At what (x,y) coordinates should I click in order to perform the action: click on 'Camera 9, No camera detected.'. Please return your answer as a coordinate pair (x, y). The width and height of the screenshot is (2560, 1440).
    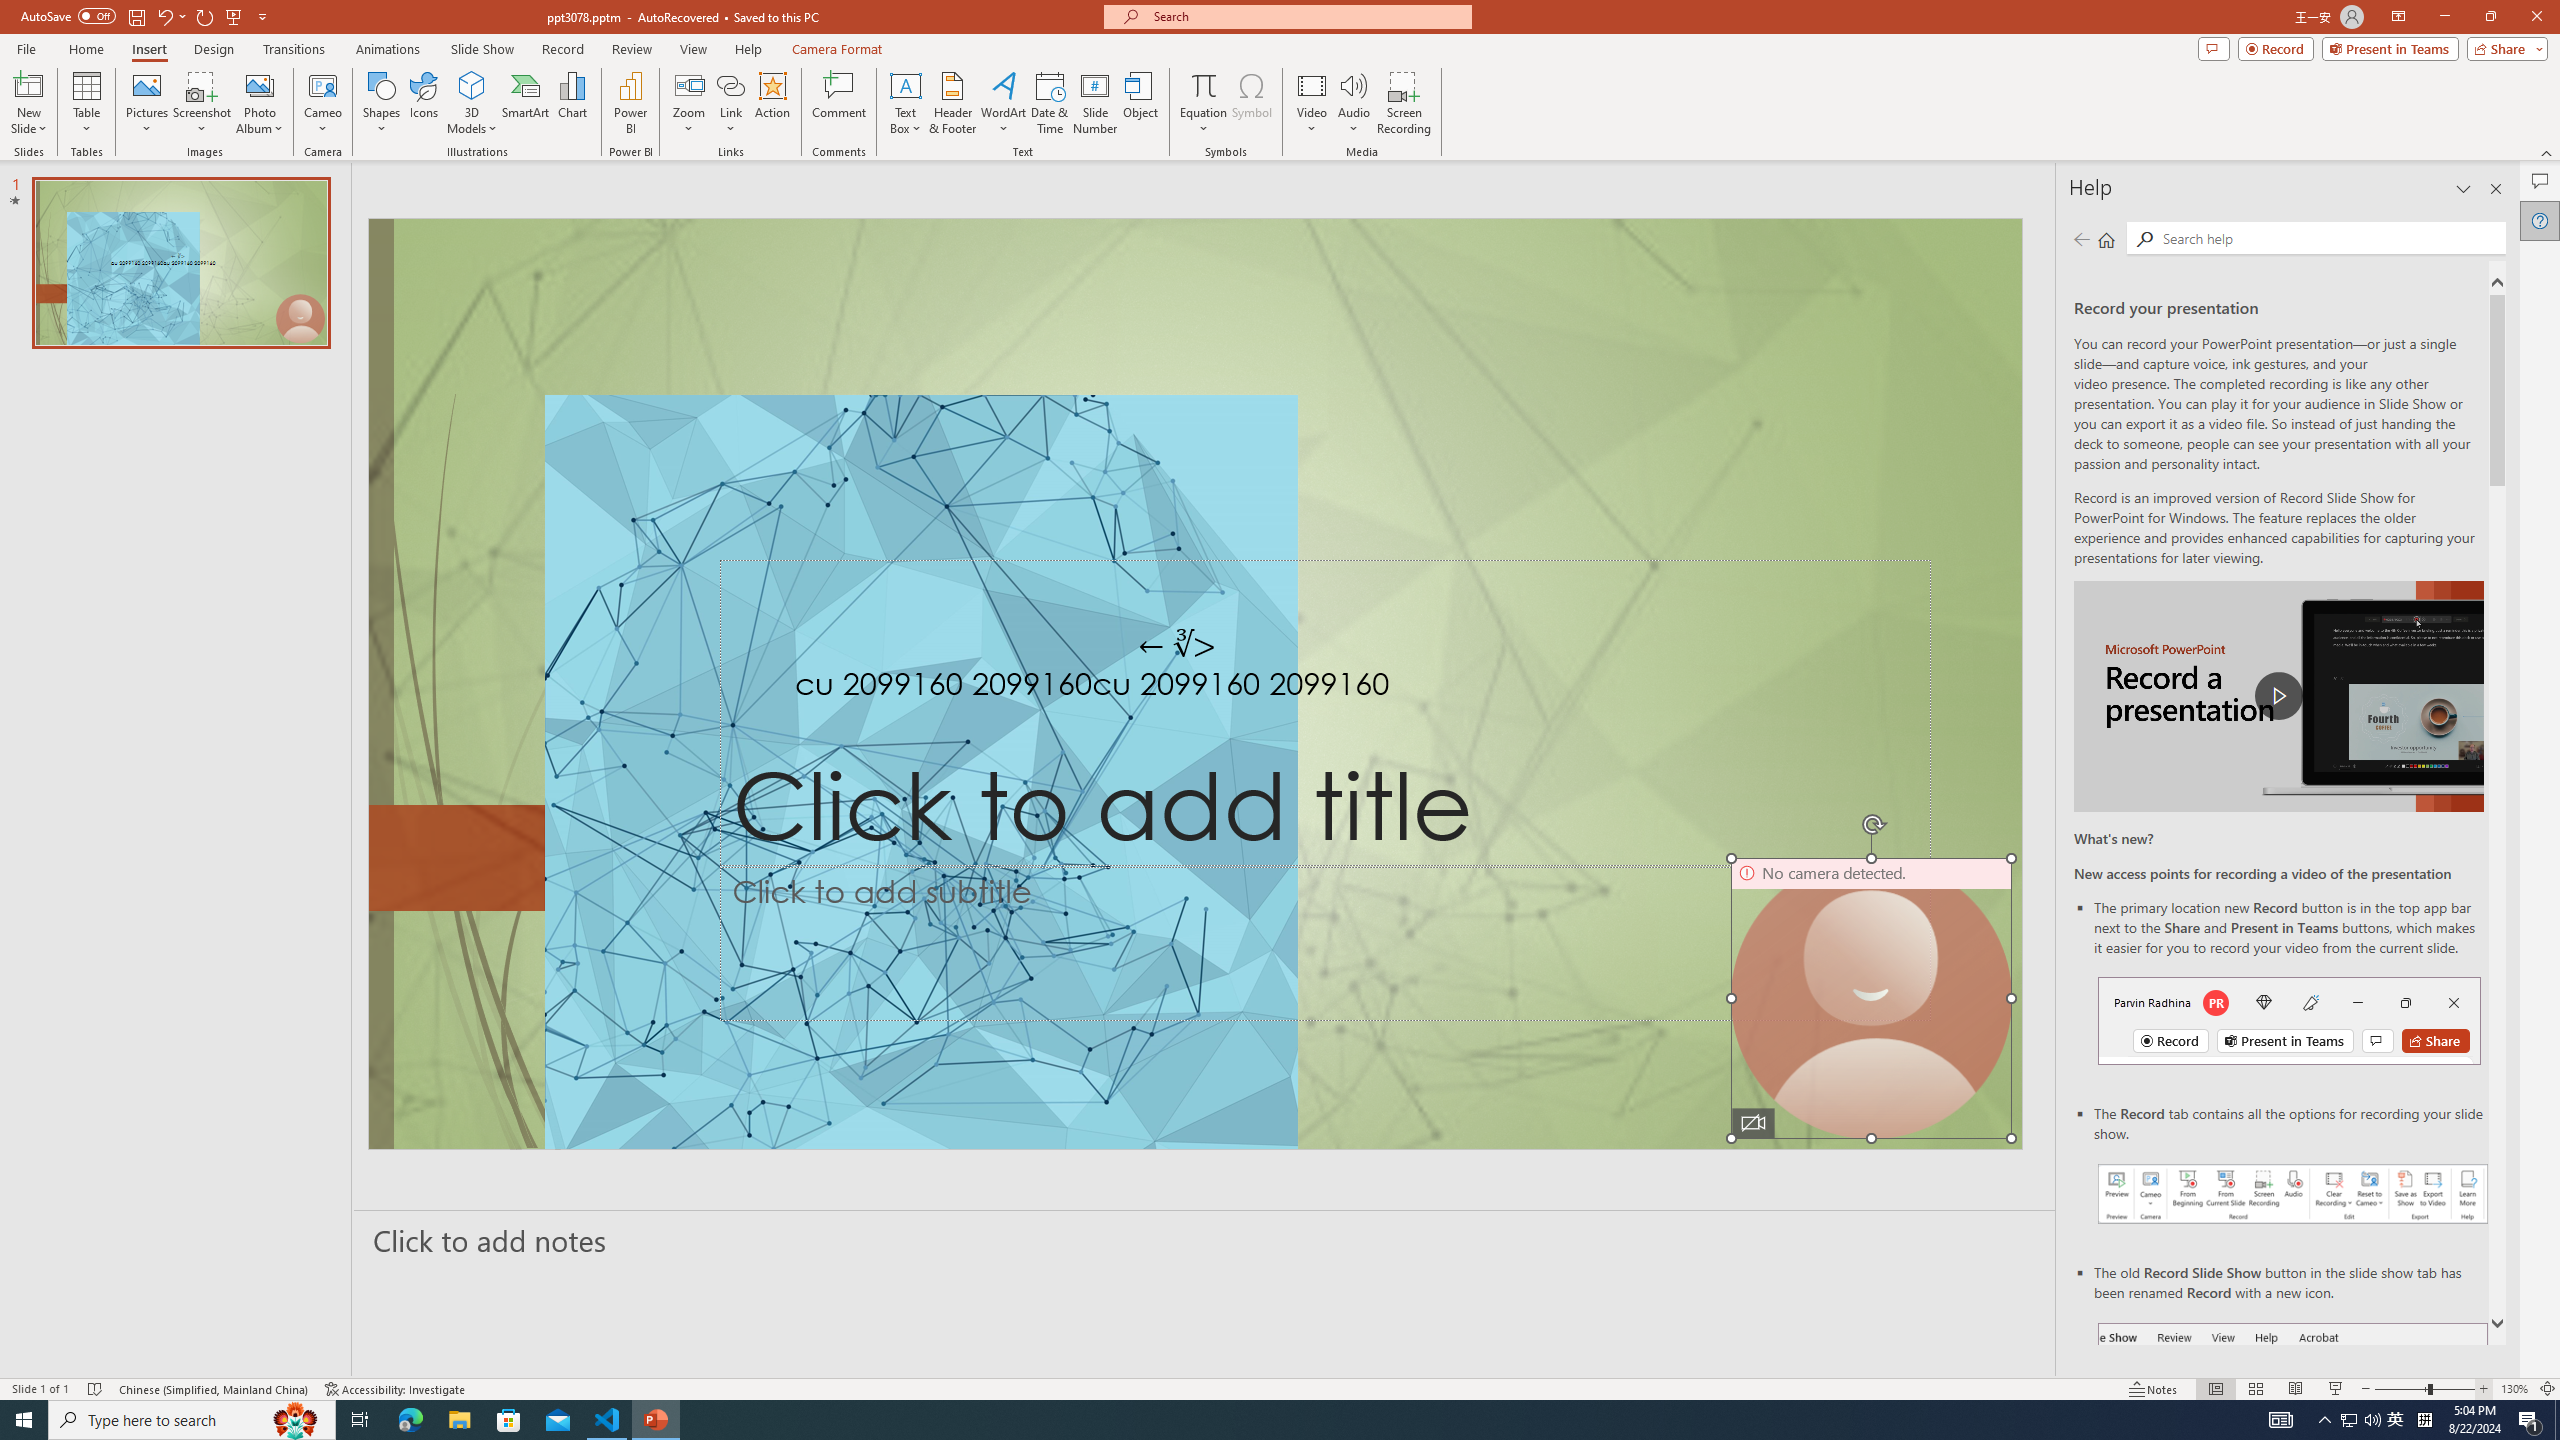
    Looking at the image, I should click on (1871, 996).